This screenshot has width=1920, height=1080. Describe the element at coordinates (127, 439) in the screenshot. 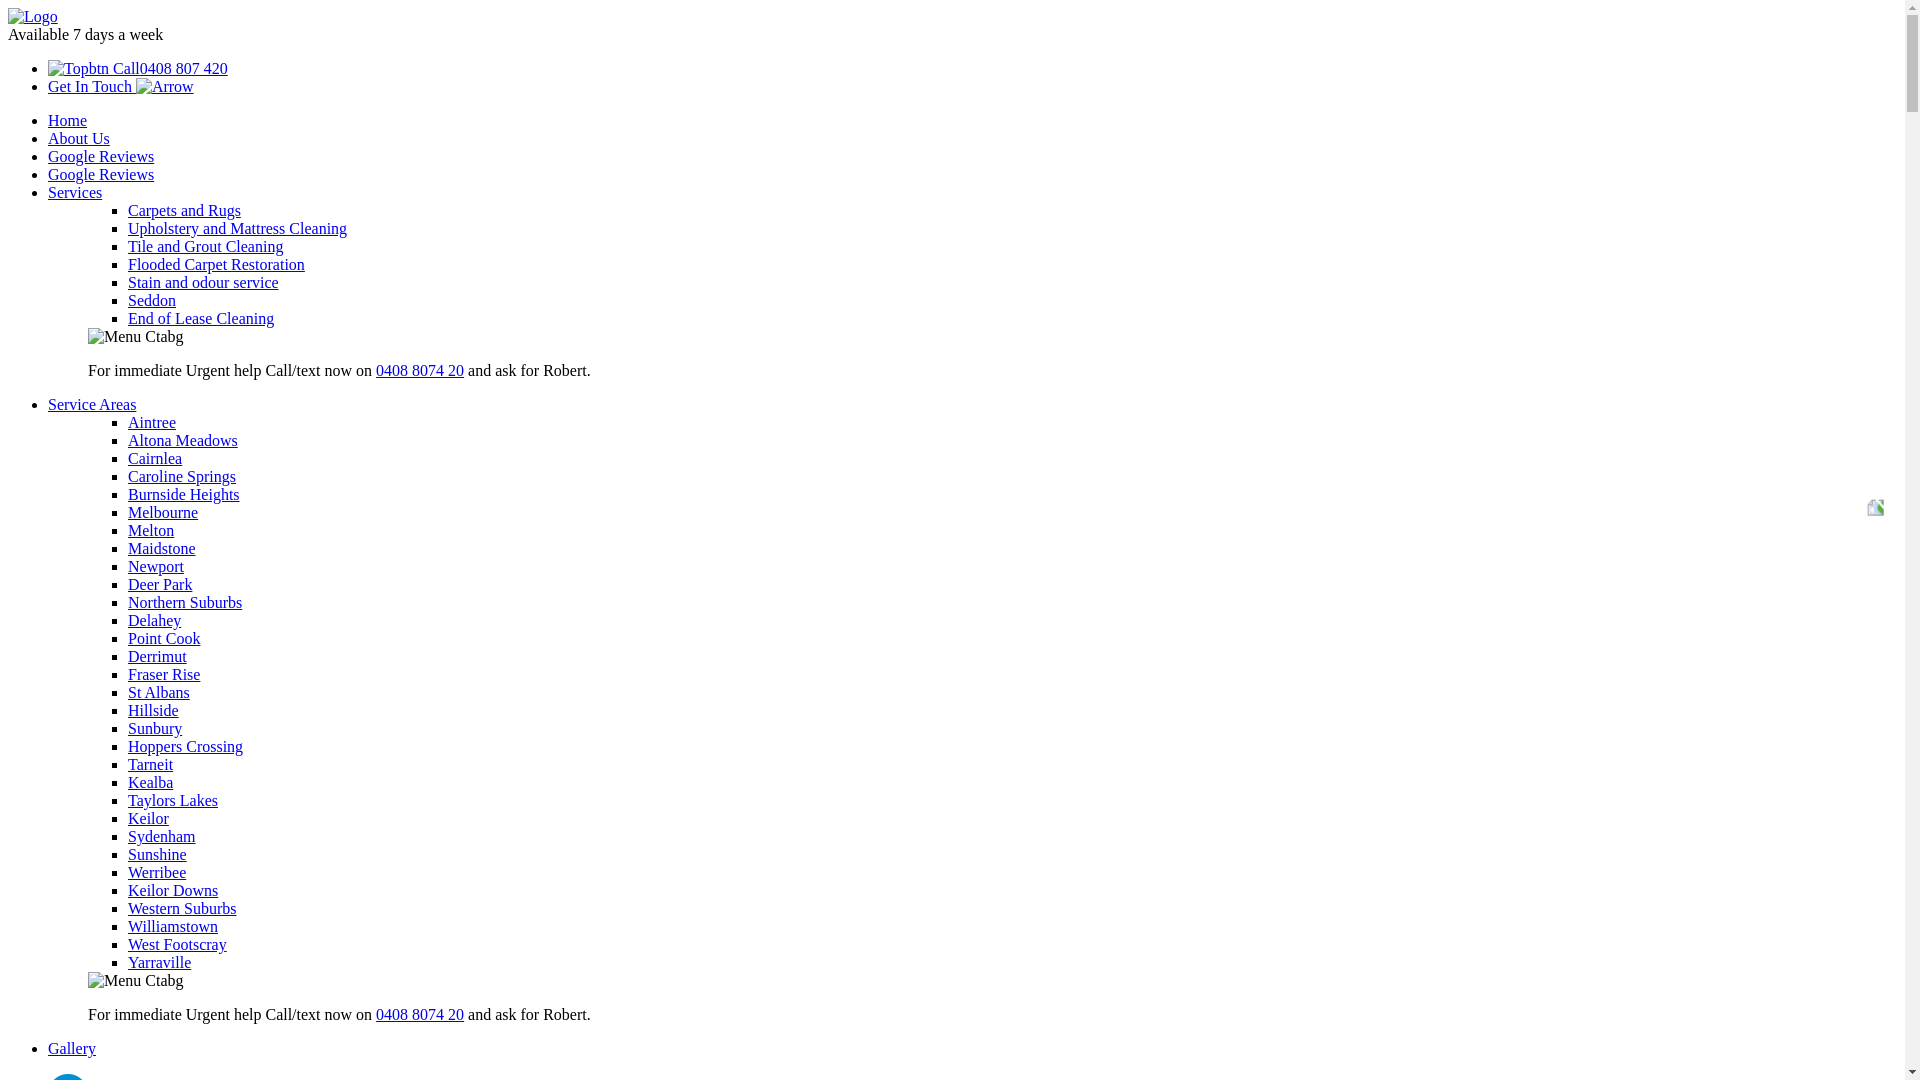

I see `'Altona Meadows'` at that location.